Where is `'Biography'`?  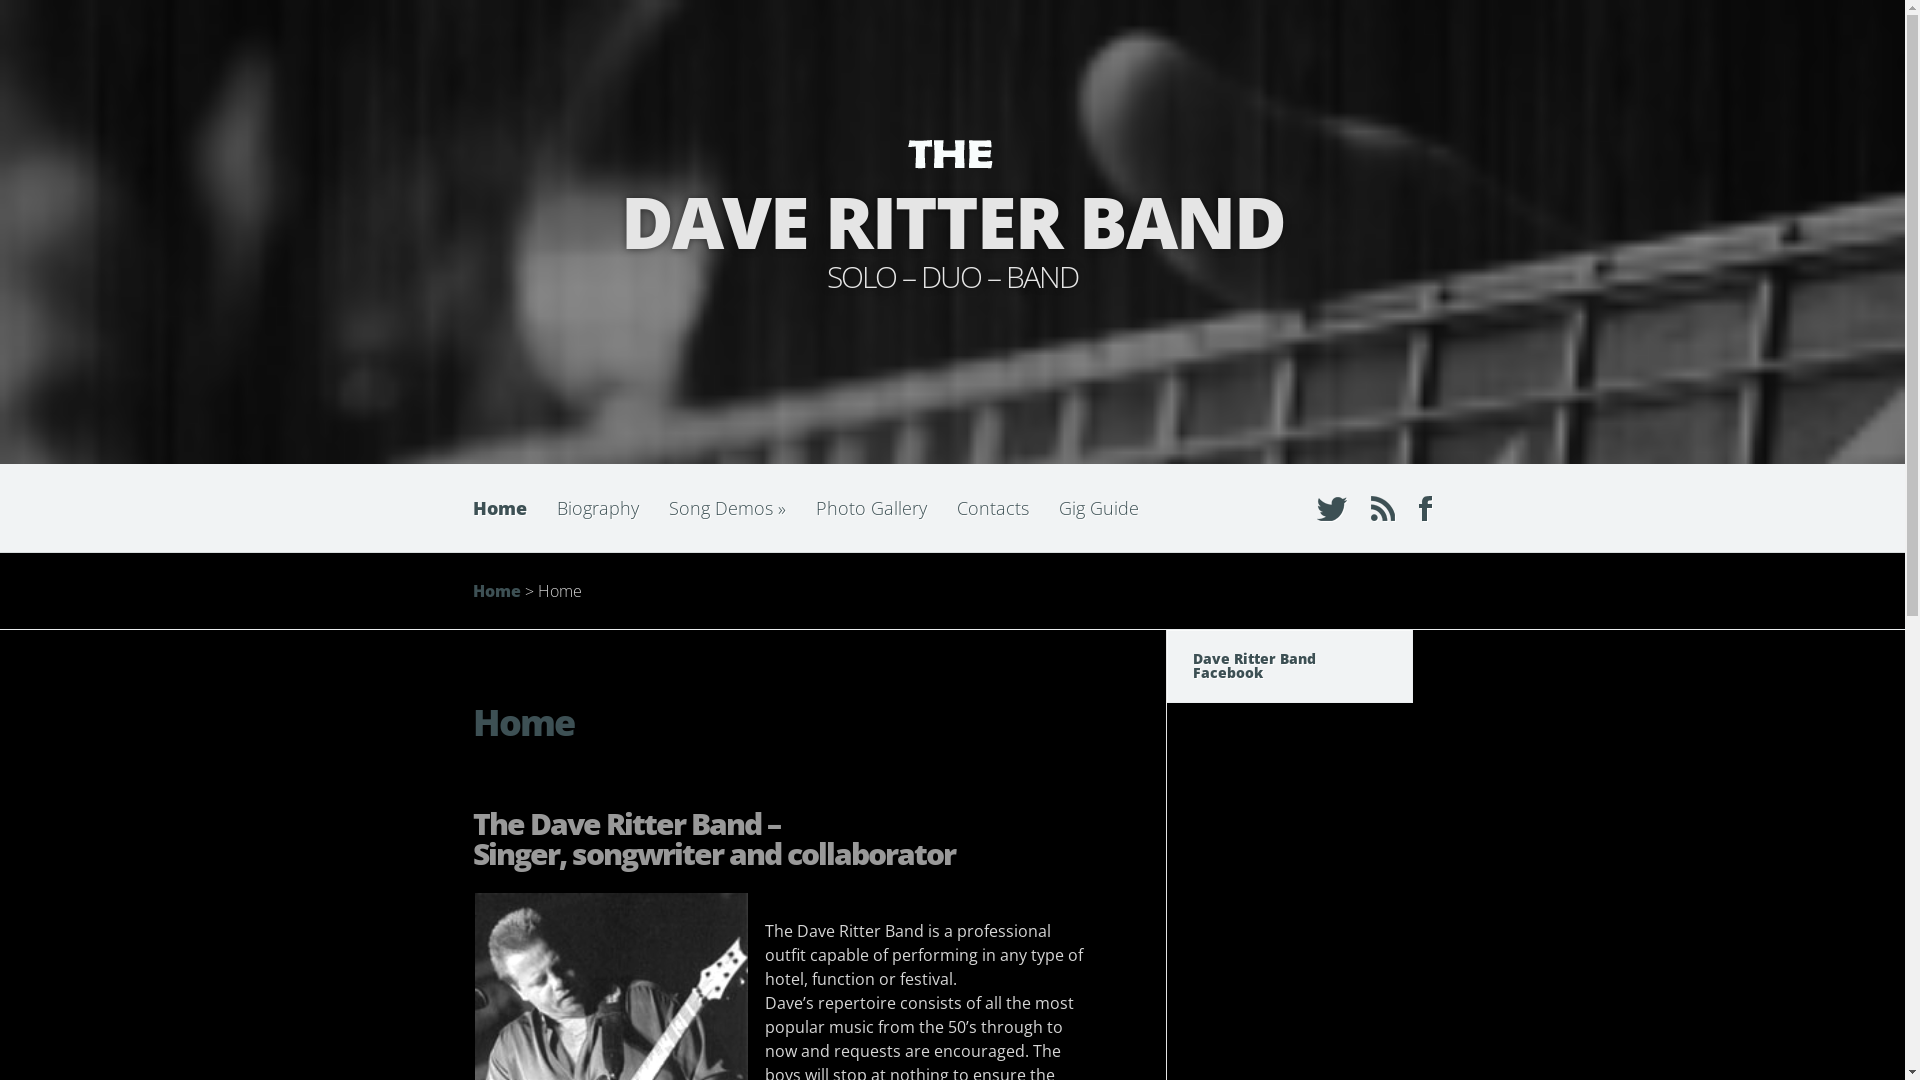 'Biography' is located at coordinates (597, 507).